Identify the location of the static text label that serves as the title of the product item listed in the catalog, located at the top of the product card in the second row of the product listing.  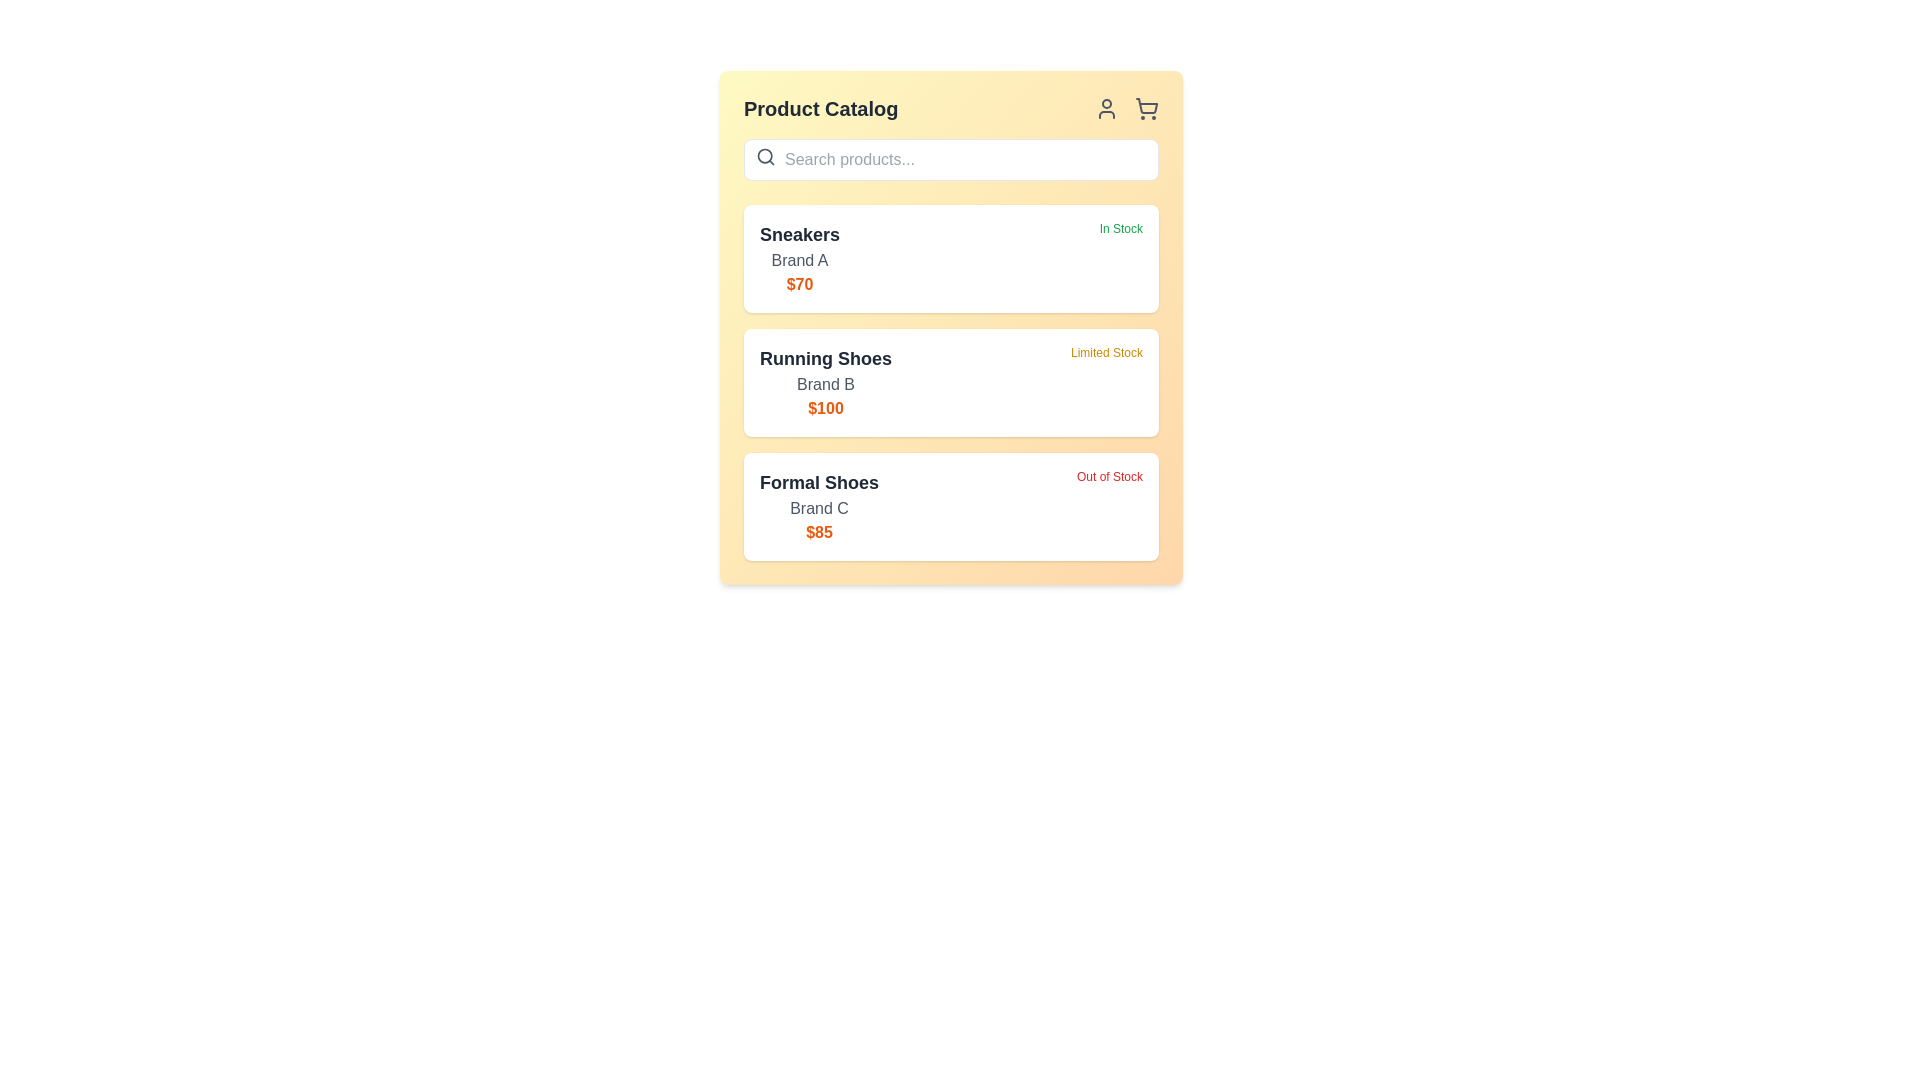
(825, 357).